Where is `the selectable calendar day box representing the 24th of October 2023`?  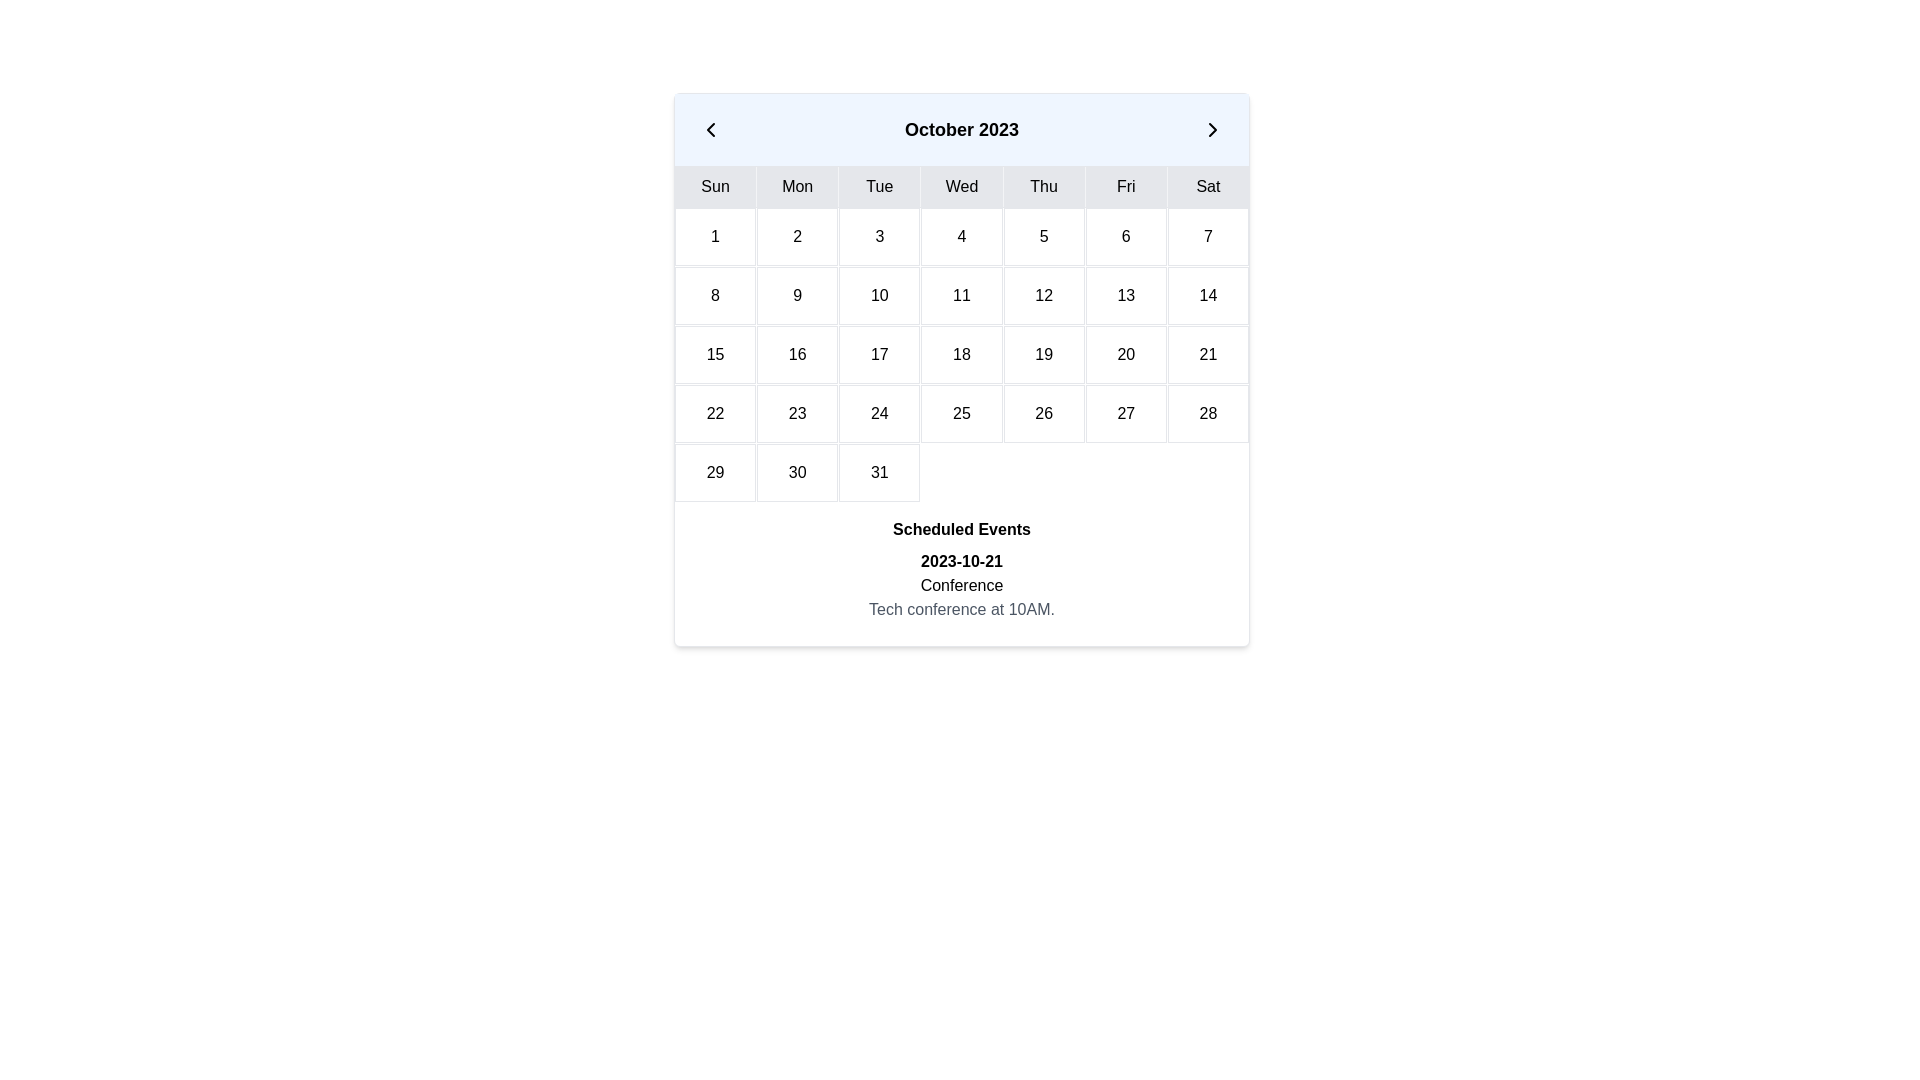 the selectable calendar day box representing the 24th of October 2023 is located at coordinates (879, 412).